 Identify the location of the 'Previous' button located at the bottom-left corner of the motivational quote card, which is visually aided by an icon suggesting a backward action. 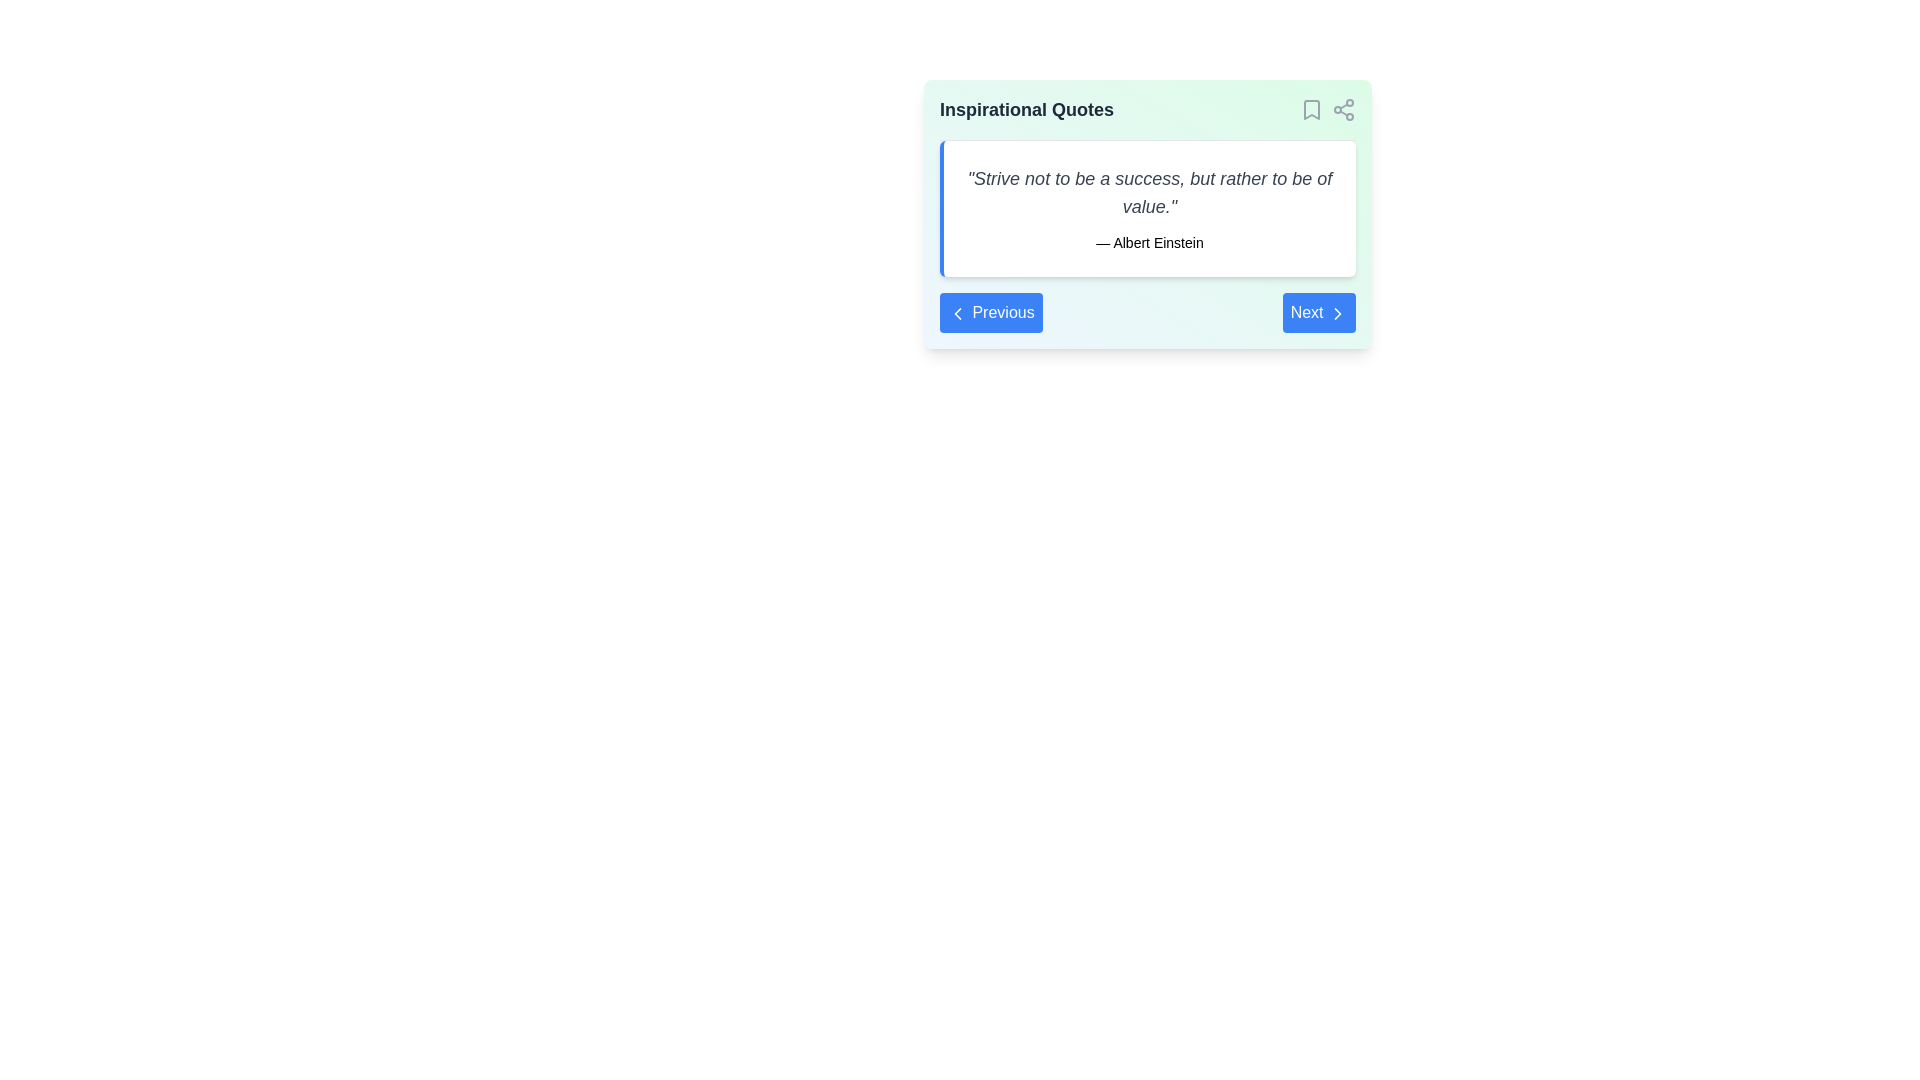
(957, 312).